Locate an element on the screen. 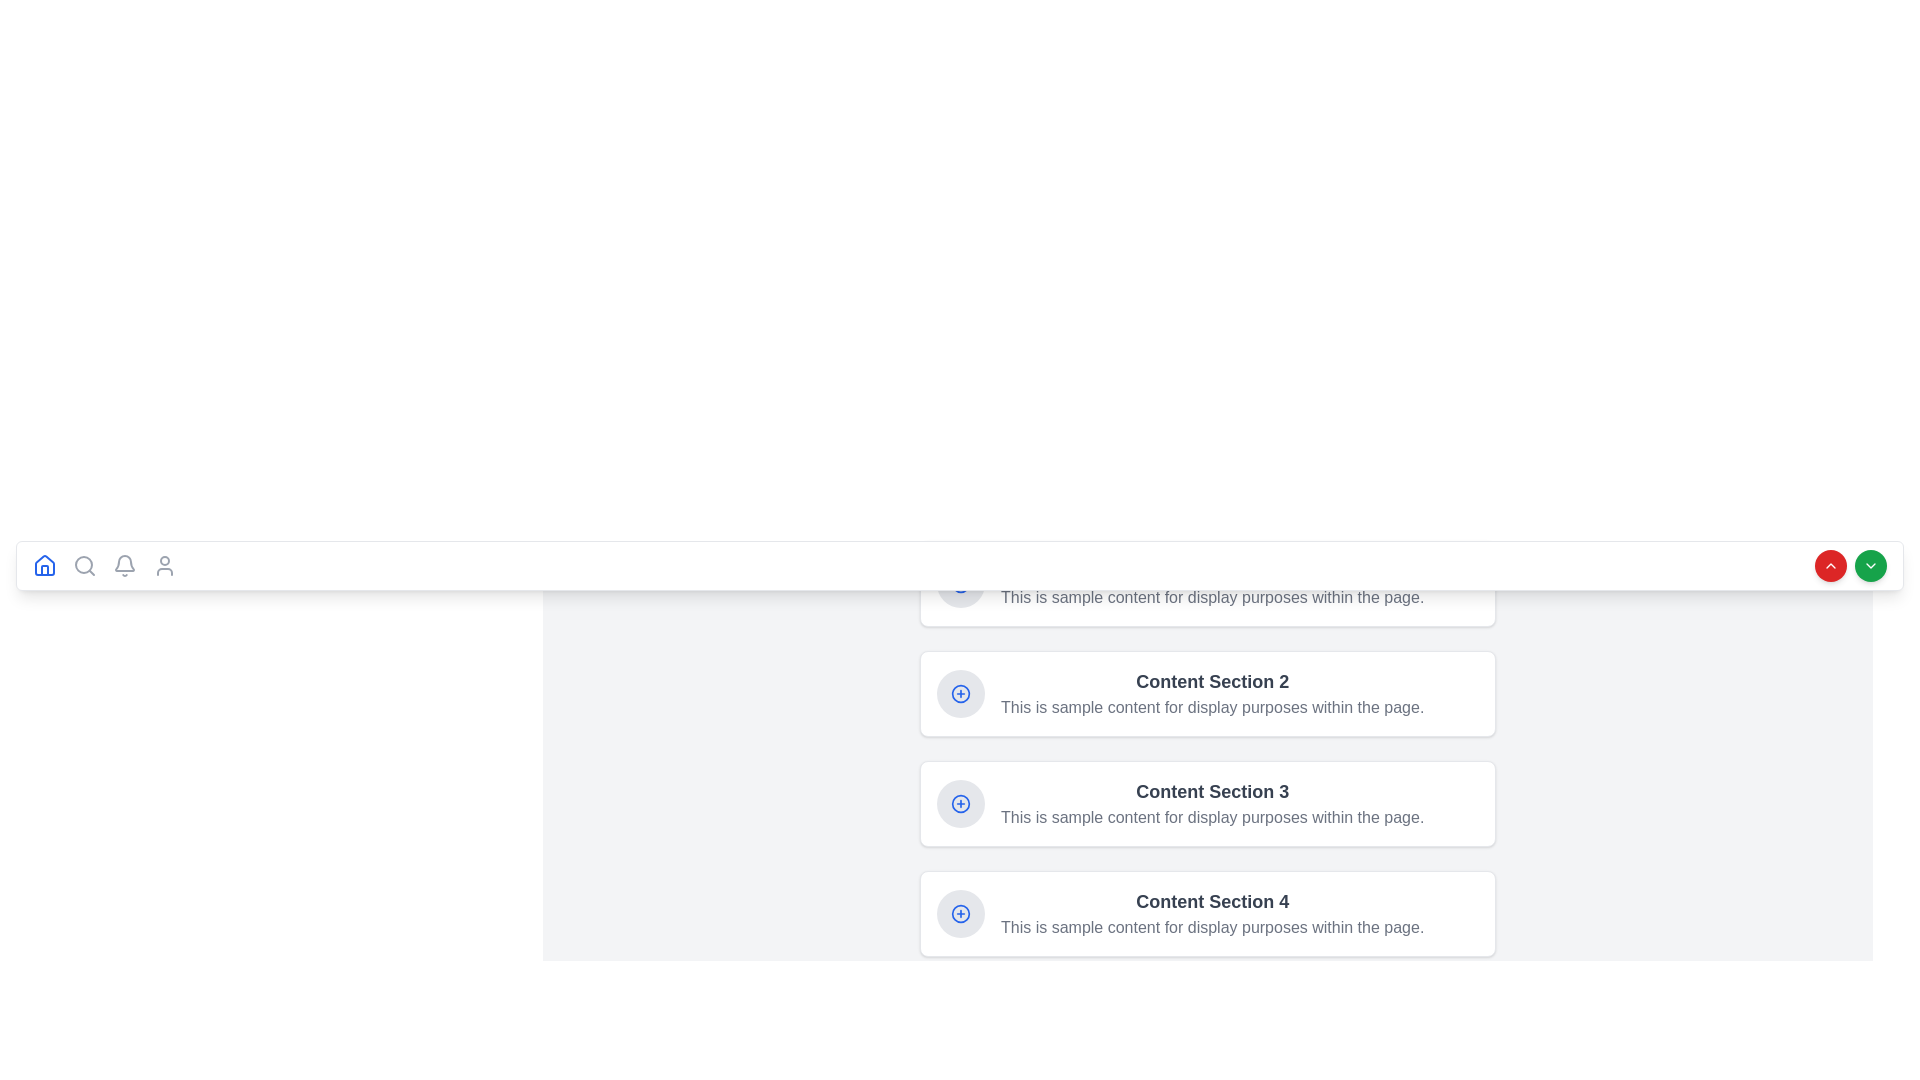  textual content label that displays: 'This is sample content for display purposes within the page.' positioned beneath the title 'Content Section 3' is located at coordinates (1211, 817).